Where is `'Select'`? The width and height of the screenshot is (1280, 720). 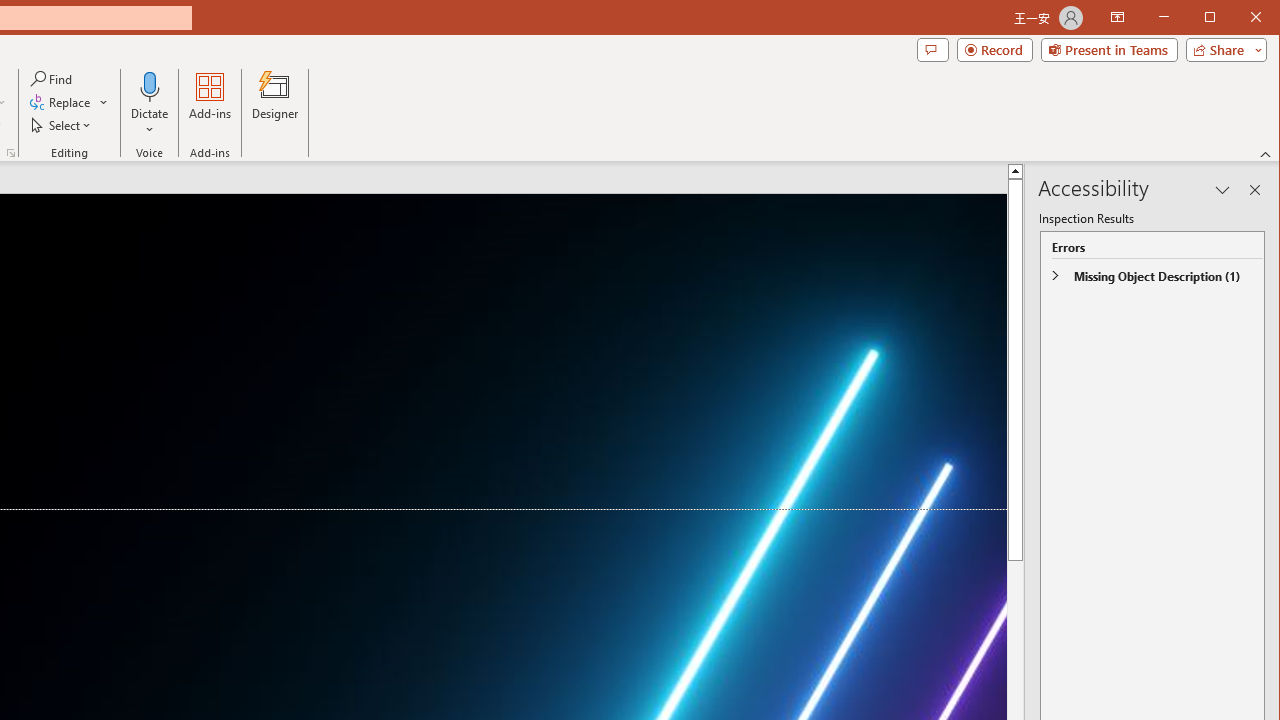 'Select' is located at coordinates (62, 125).